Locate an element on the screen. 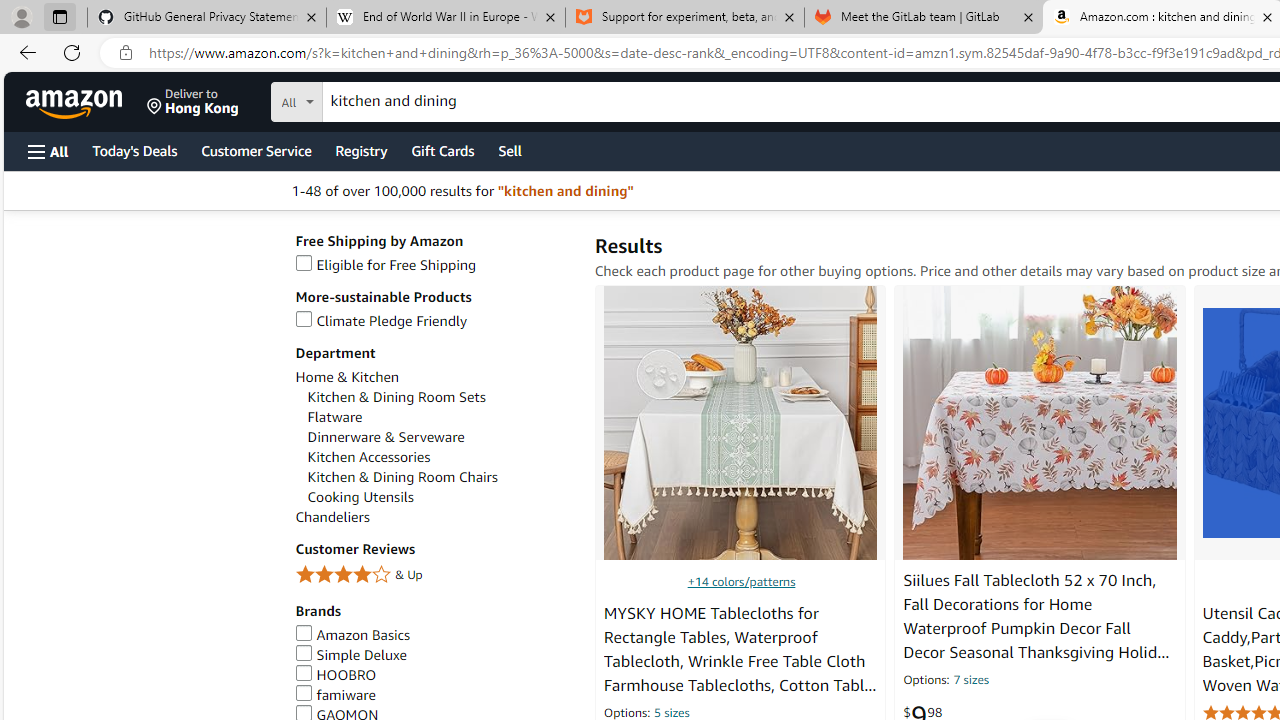  'Kitchen & Dining Room Sets' is located at coordinates (396, 397).